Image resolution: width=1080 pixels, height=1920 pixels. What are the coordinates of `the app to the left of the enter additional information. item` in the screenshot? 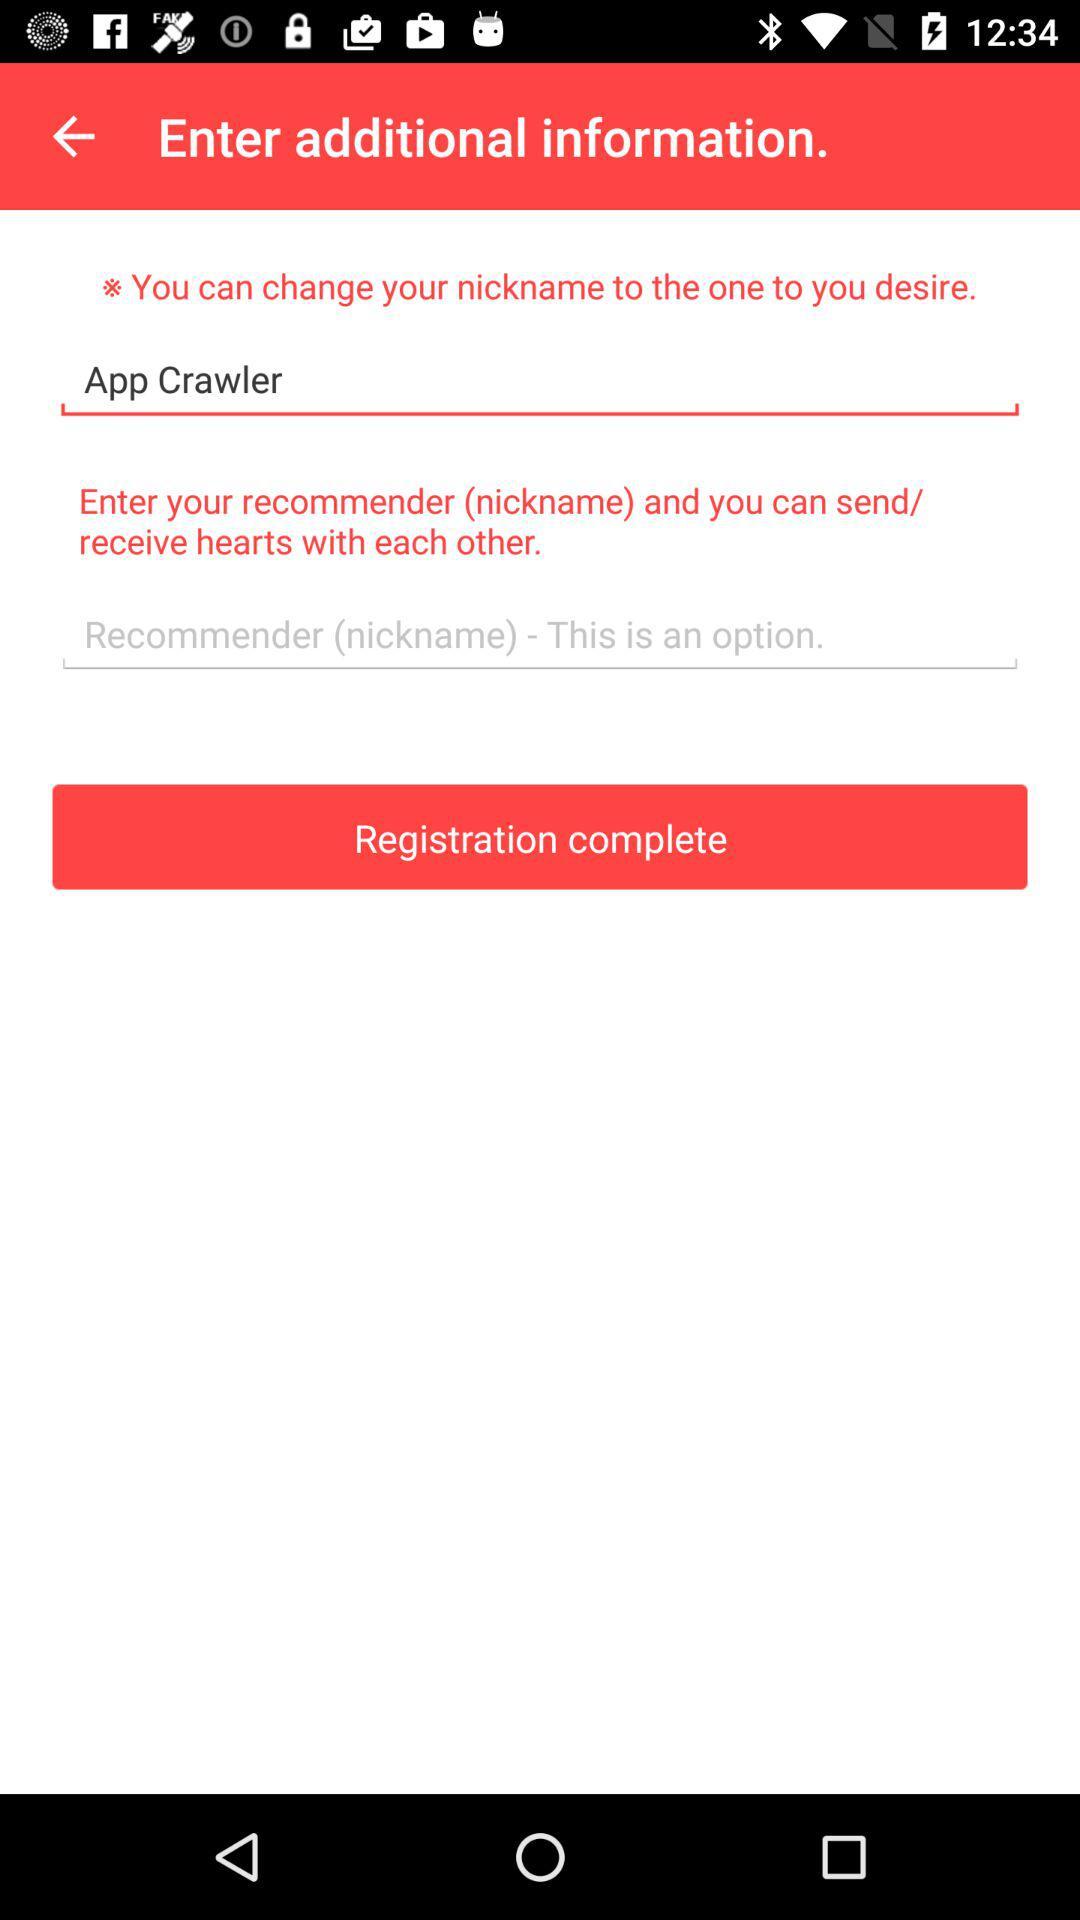 It's located at (72, 135).